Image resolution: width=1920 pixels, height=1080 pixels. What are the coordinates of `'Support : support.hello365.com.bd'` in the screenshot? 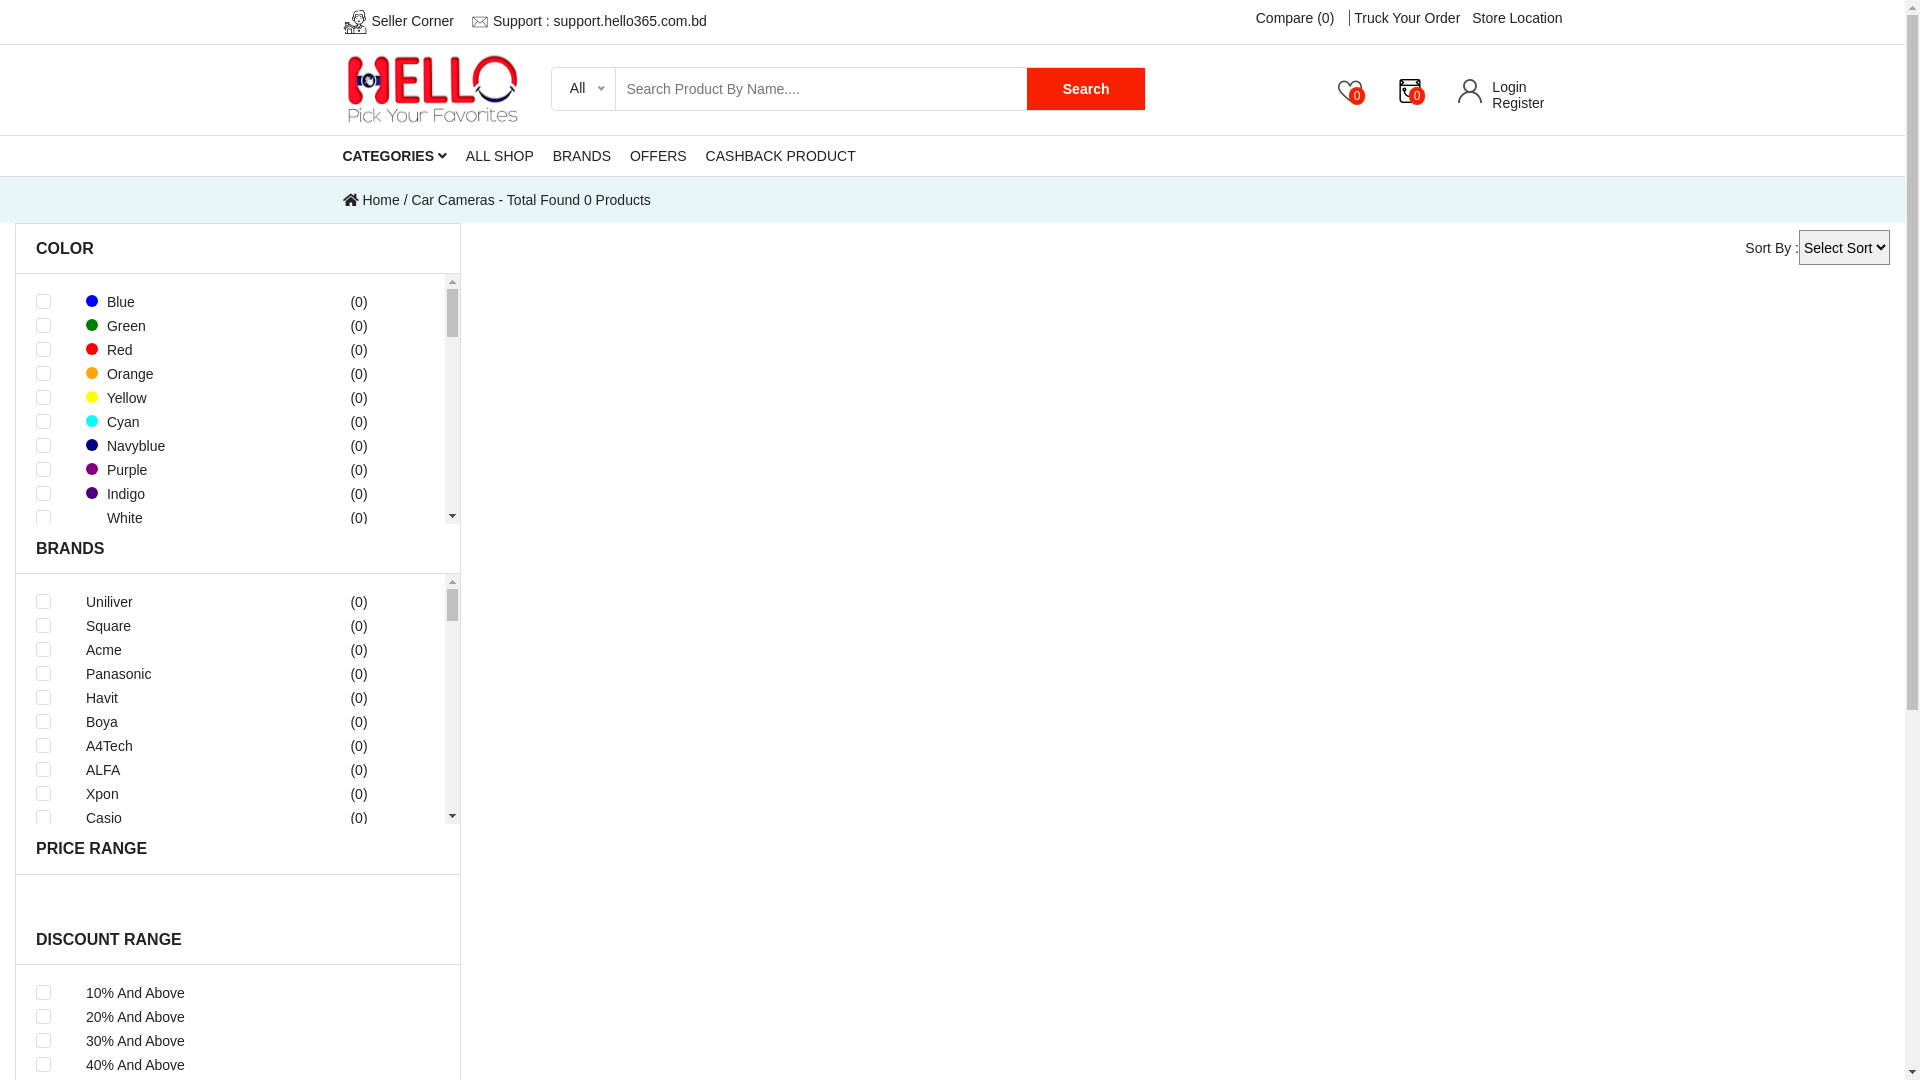 It's located at (588, 20).